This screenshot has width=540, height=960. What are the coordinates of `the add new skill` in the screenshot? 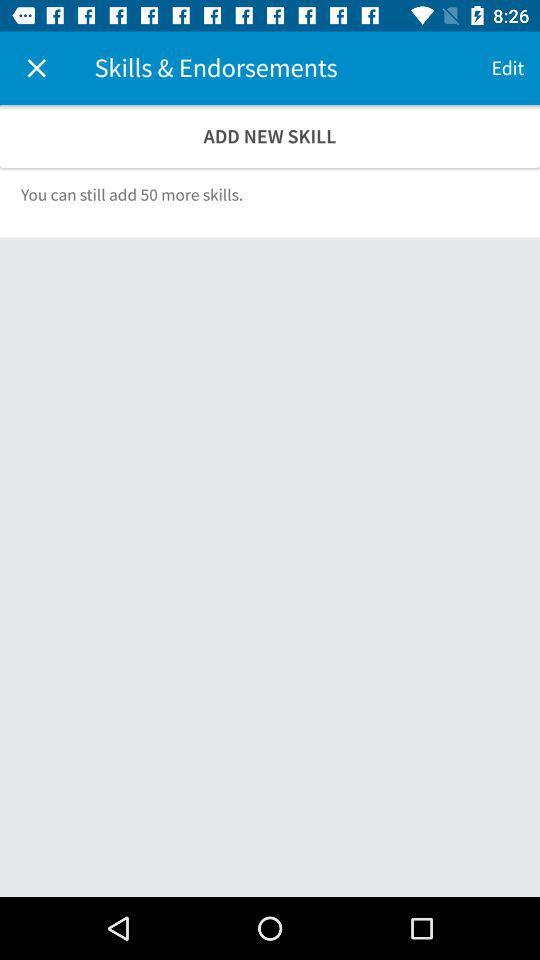 It's located at (270, 135).